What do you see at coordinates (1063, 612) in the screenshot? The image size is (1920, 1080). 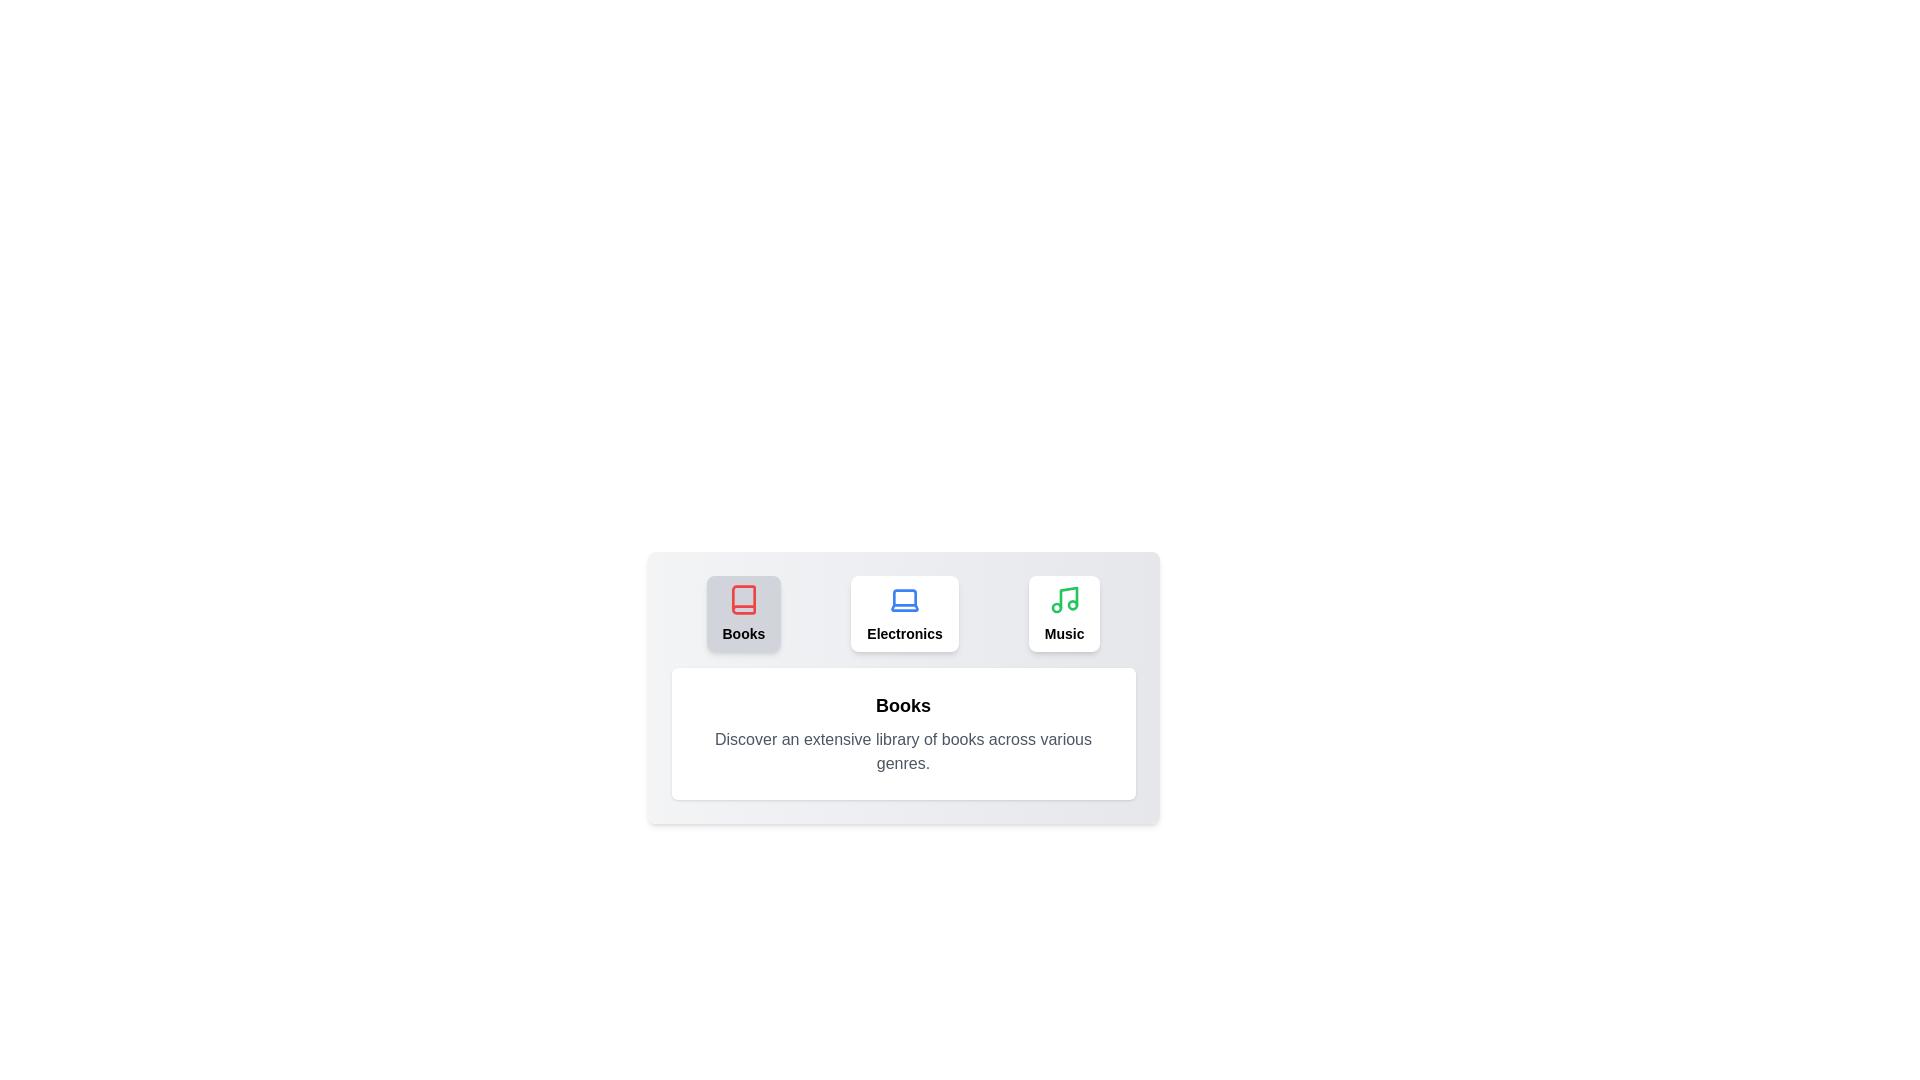 I see `the tab labeled Music` at bounding box center [1063, 612].